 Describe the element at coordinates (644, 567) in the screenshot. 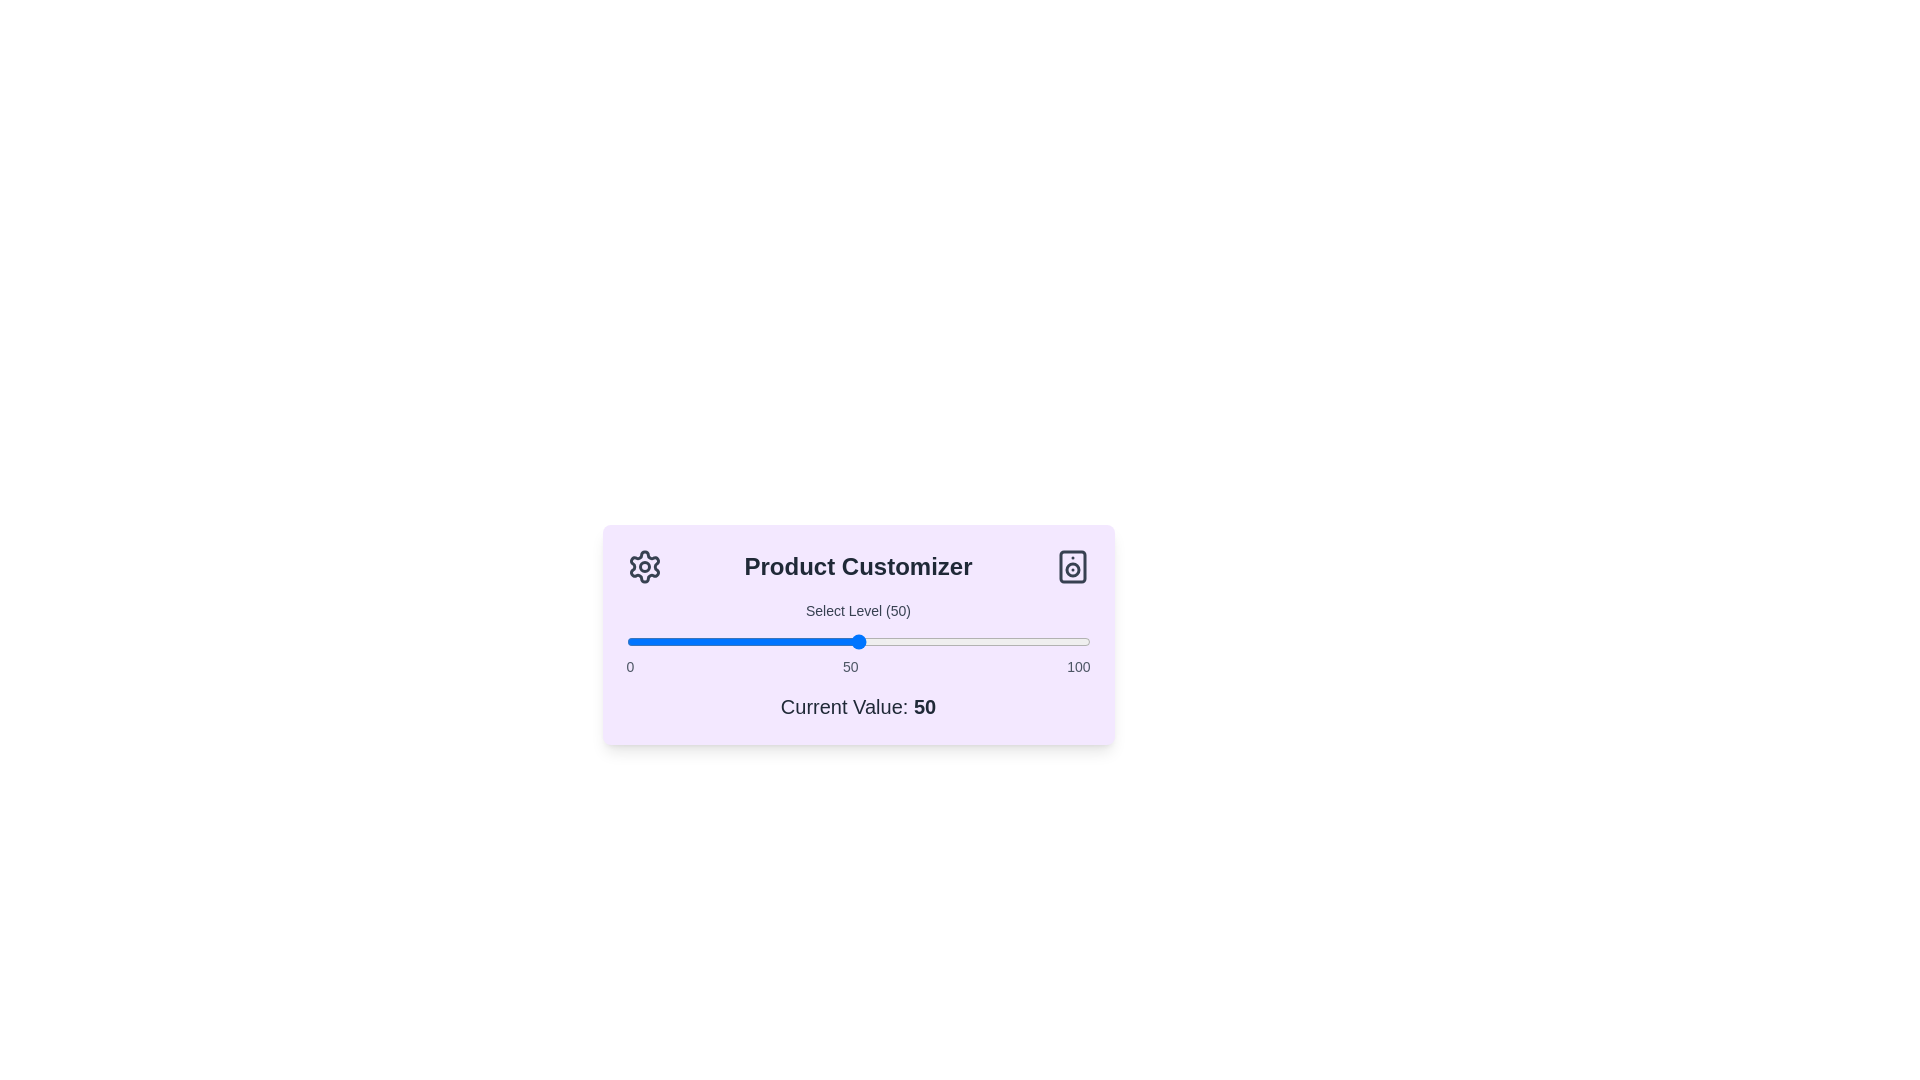

I see `the settings icon` at that location.